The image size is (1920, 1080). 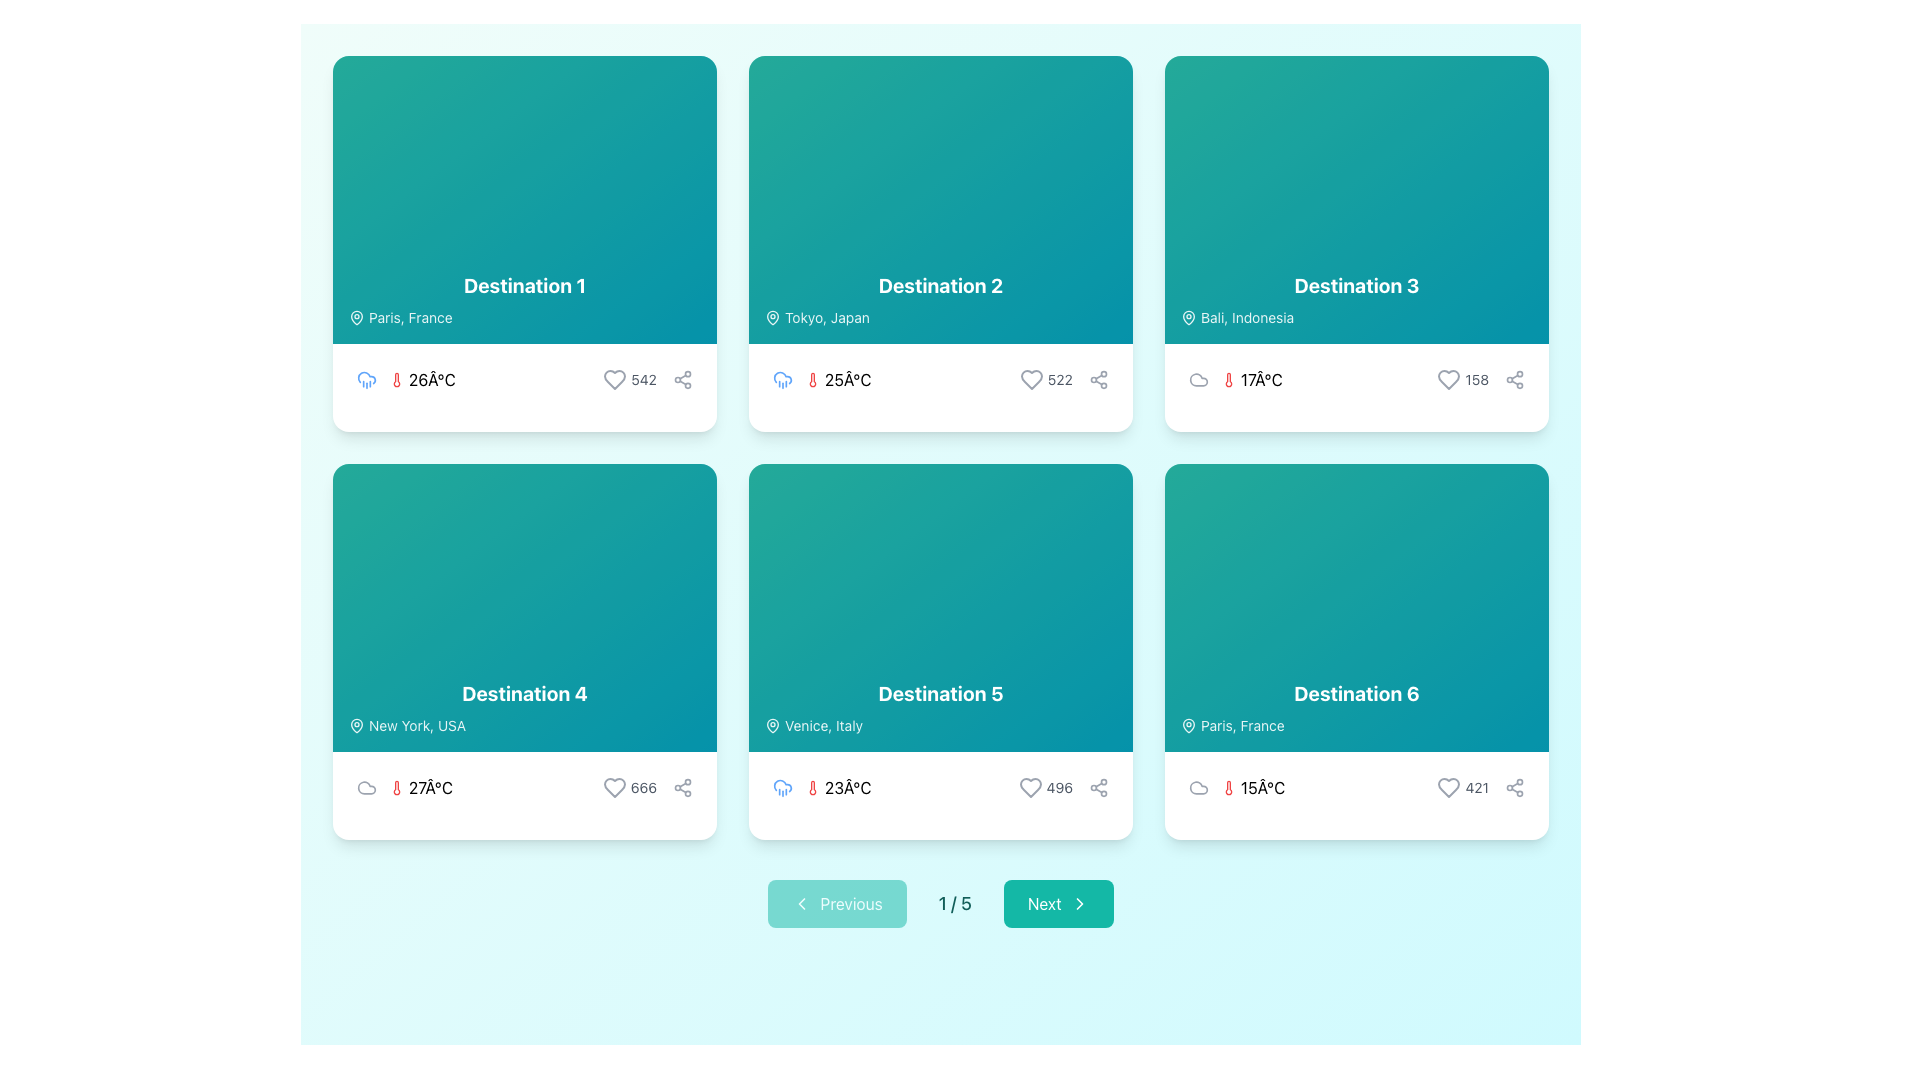 I want to click on the thermometer icon located in the 'Destination 4' card, positioned below the 'New York, USA' subtitle and left of the temperature value '27°C', so click(x=397, y=786).